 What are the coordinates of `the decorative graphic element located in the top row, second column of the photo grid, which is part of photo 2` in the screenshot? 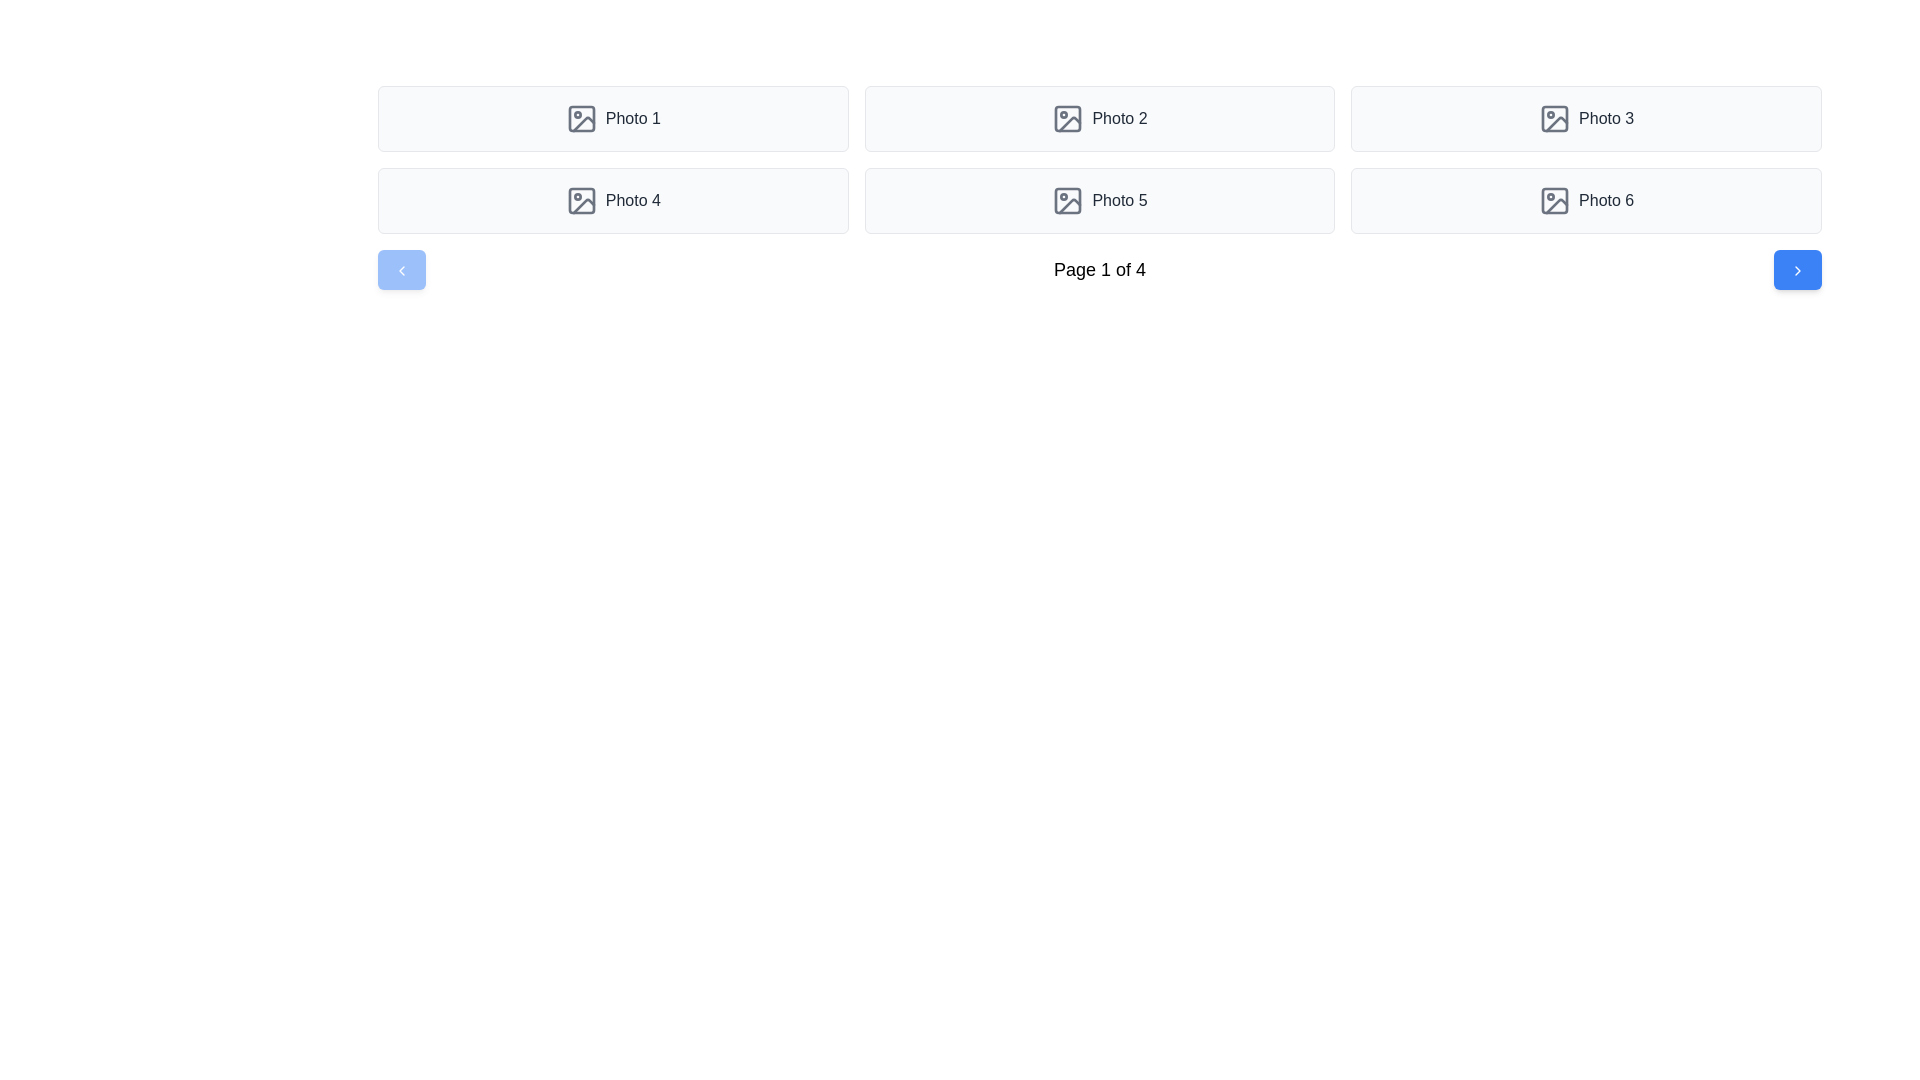 It's located at (1067, 119).